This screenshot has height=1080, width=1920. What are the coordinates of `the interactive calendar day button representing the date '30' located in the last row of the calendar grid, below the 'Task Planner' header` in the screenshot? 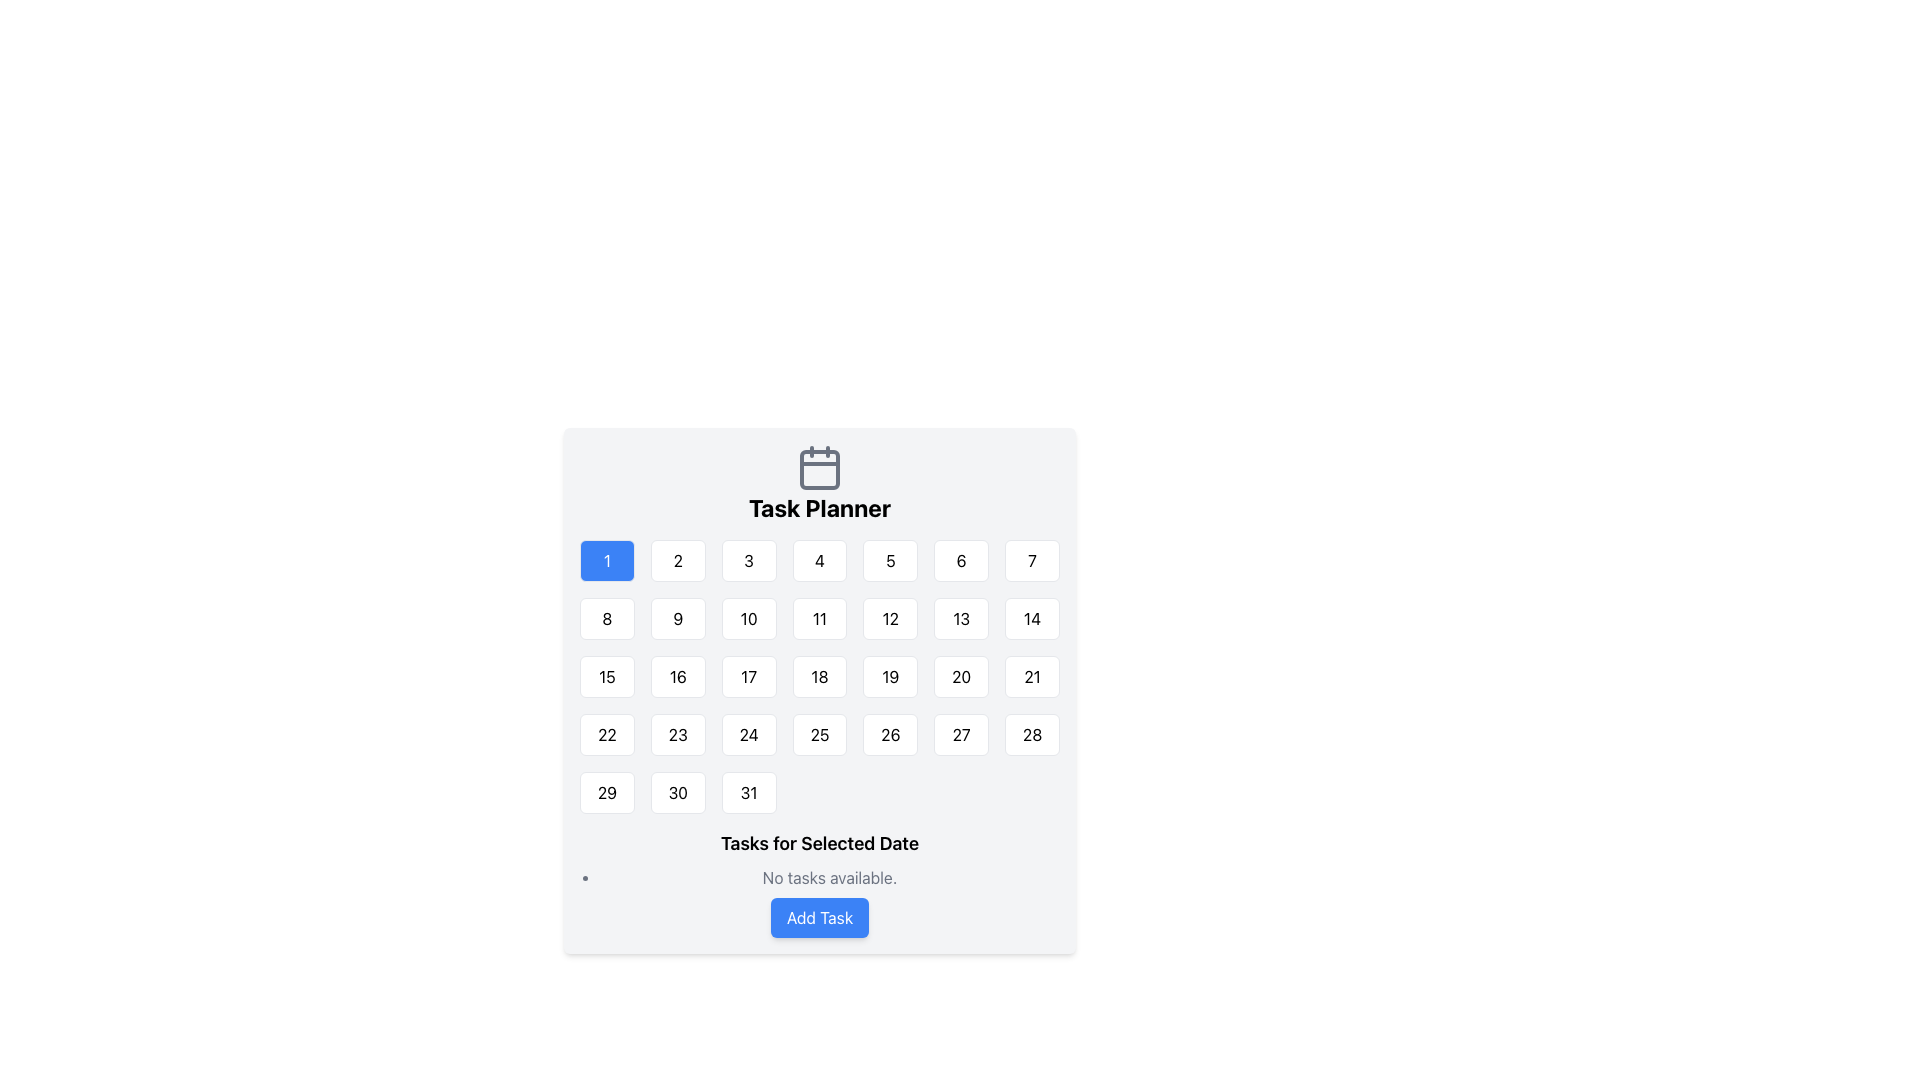 It's located at (678, 792).